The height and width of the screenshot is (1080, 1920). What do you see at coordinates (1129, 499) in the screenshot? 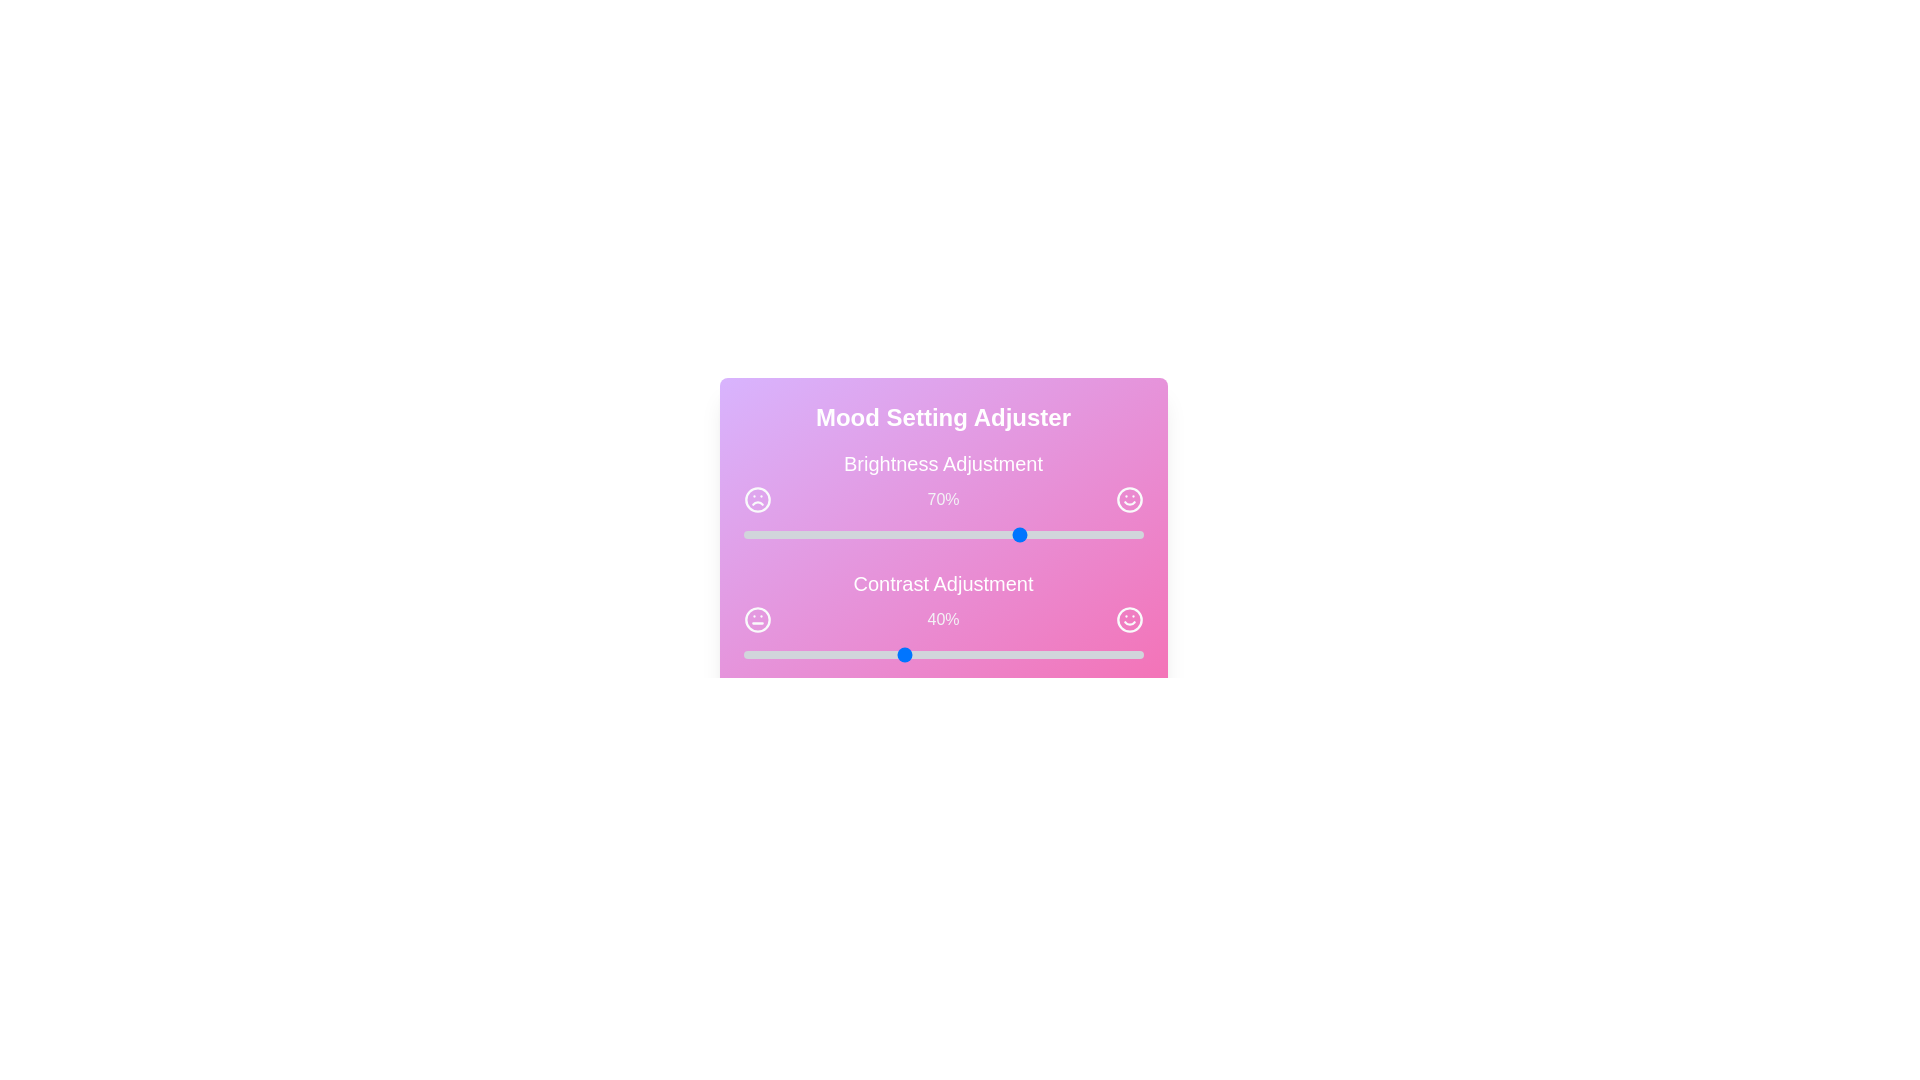
I see `the smile icon adjacent to the brightness slider` at bounding box center [1129, 499].